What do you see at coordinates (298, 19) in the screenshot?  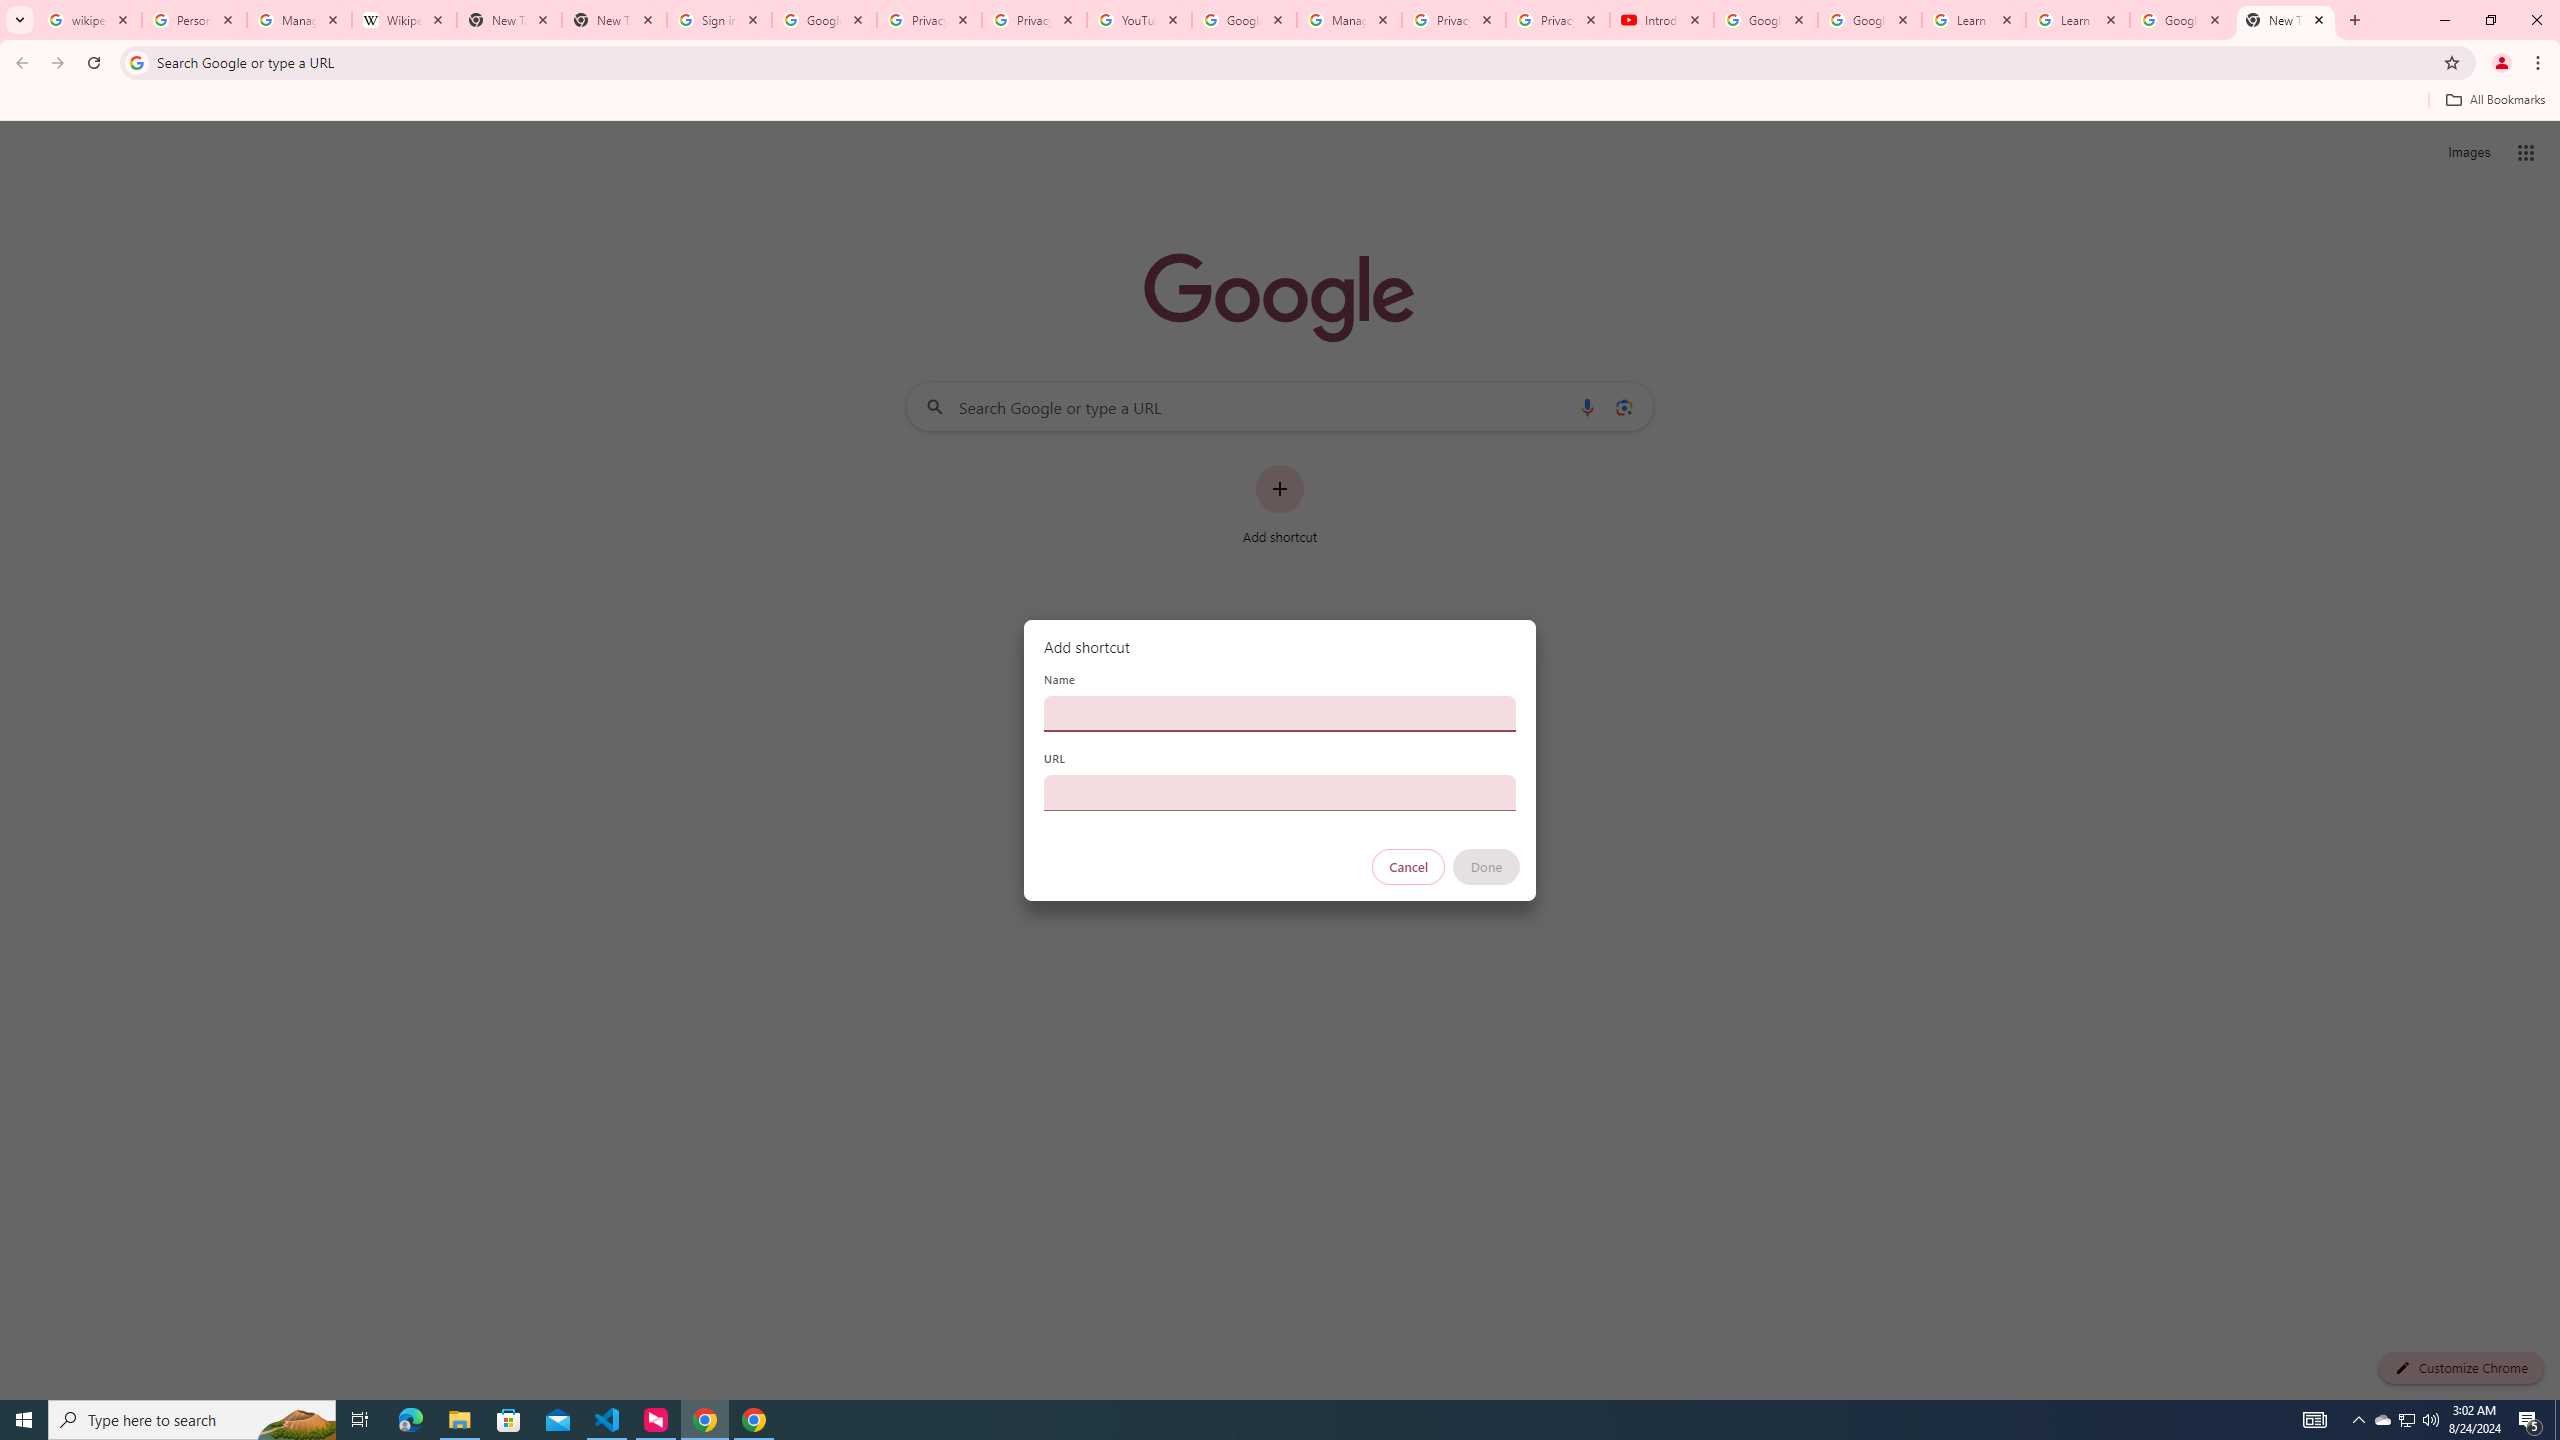 I see `'Manage your Location History - Google Search Help'` at bounding box center [298, 19].